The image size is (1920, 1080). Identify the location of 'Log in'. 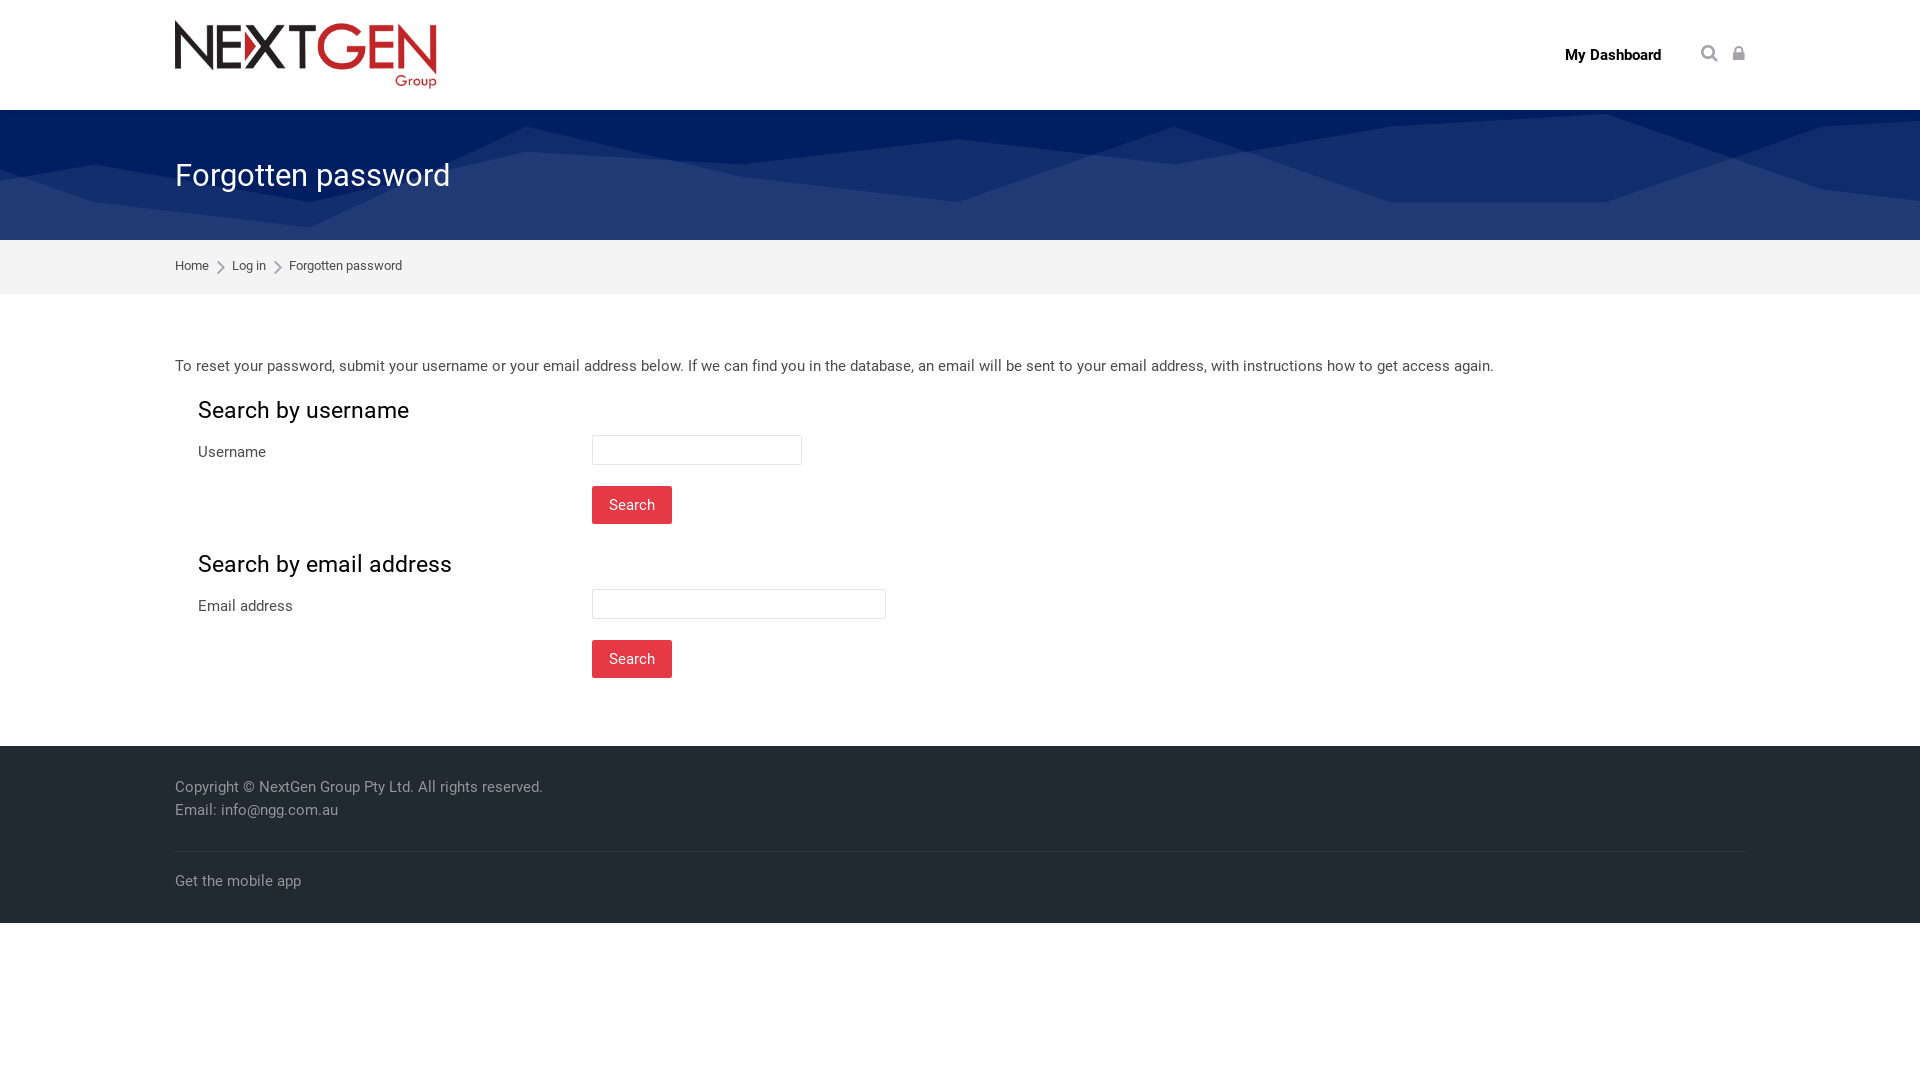
(248, 265).